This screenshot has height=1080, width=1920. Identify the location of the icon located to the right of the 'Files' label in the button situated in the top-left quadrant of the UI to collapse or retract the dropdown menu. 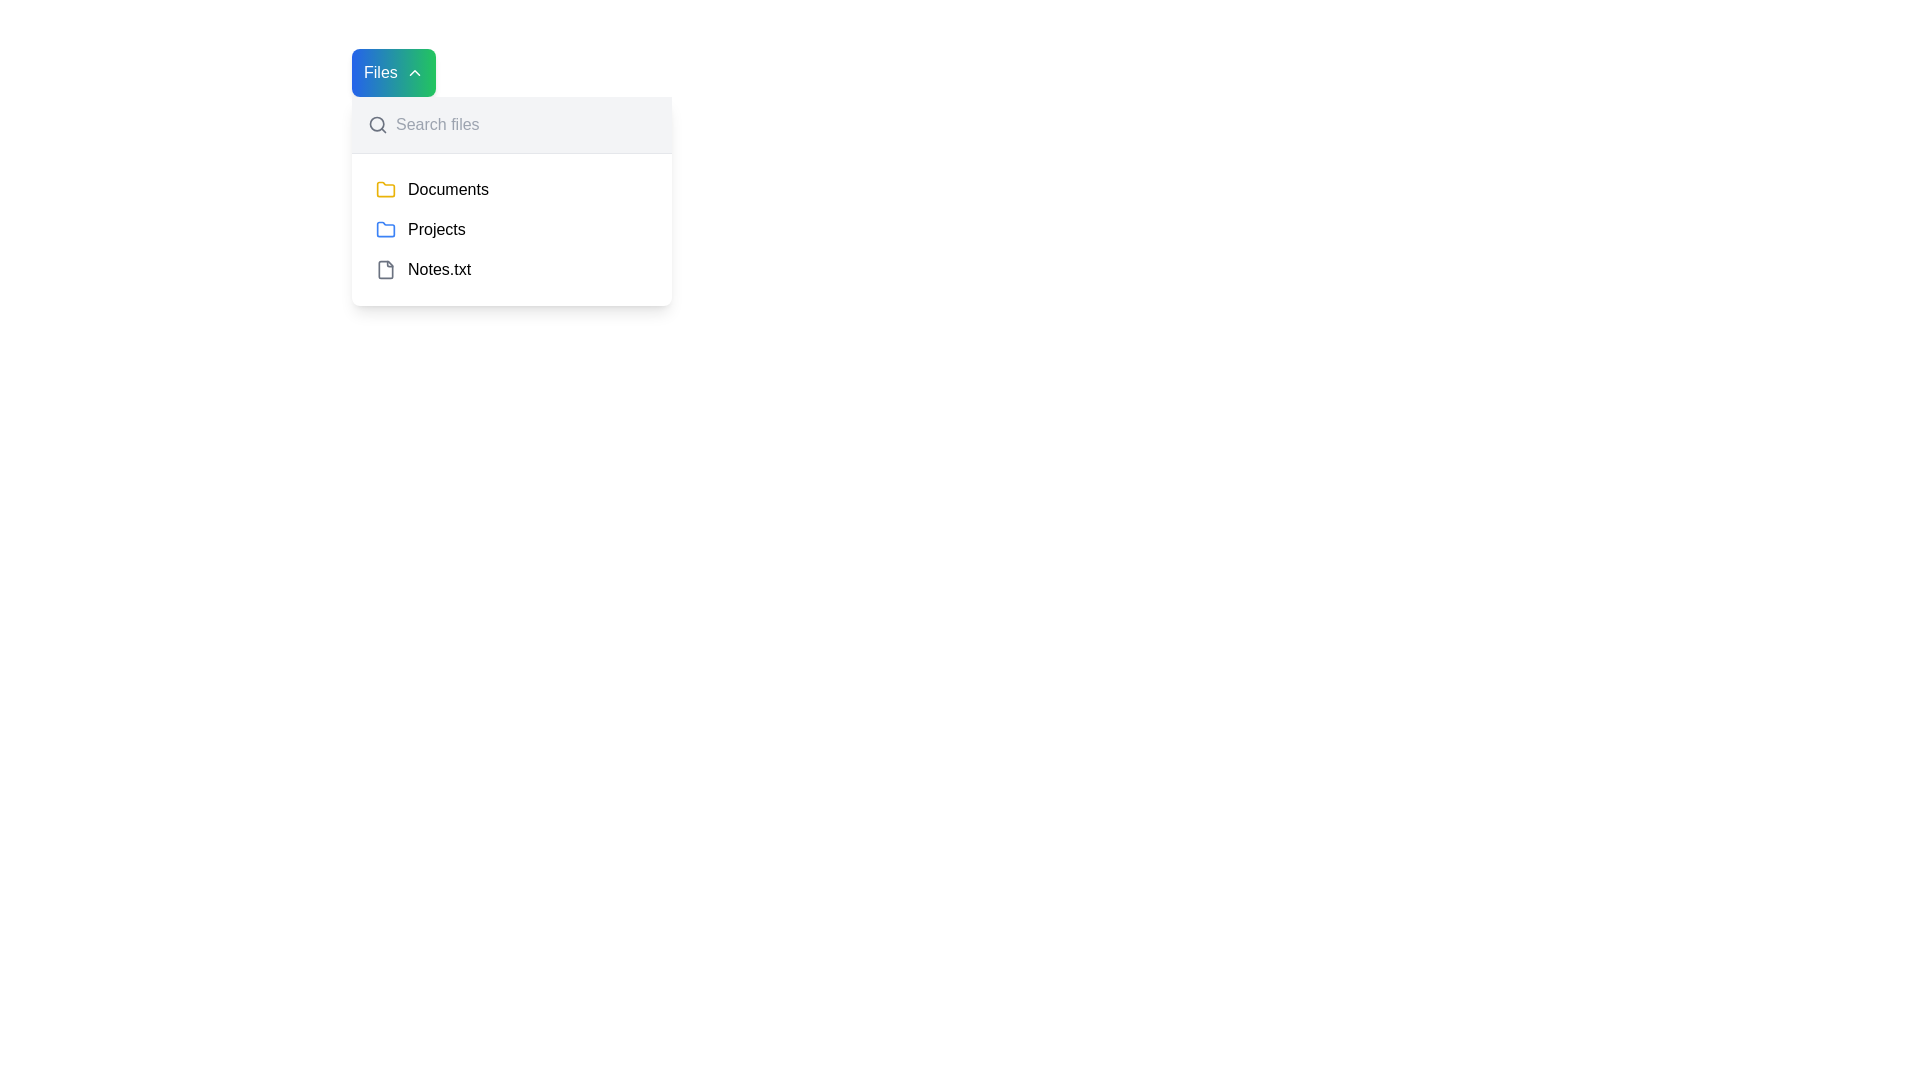
(413, 72).